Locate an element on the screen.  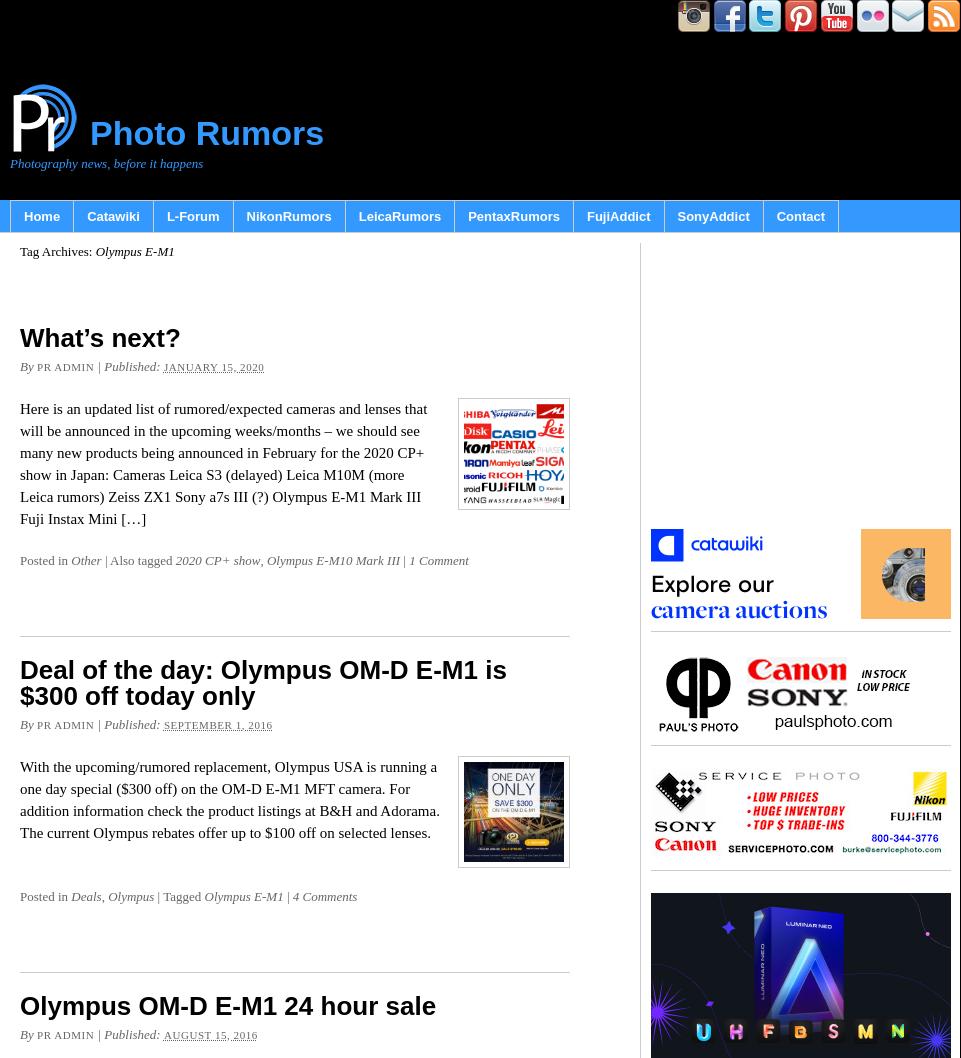
'January 15, 2020' is located at coordinates (213, 367).